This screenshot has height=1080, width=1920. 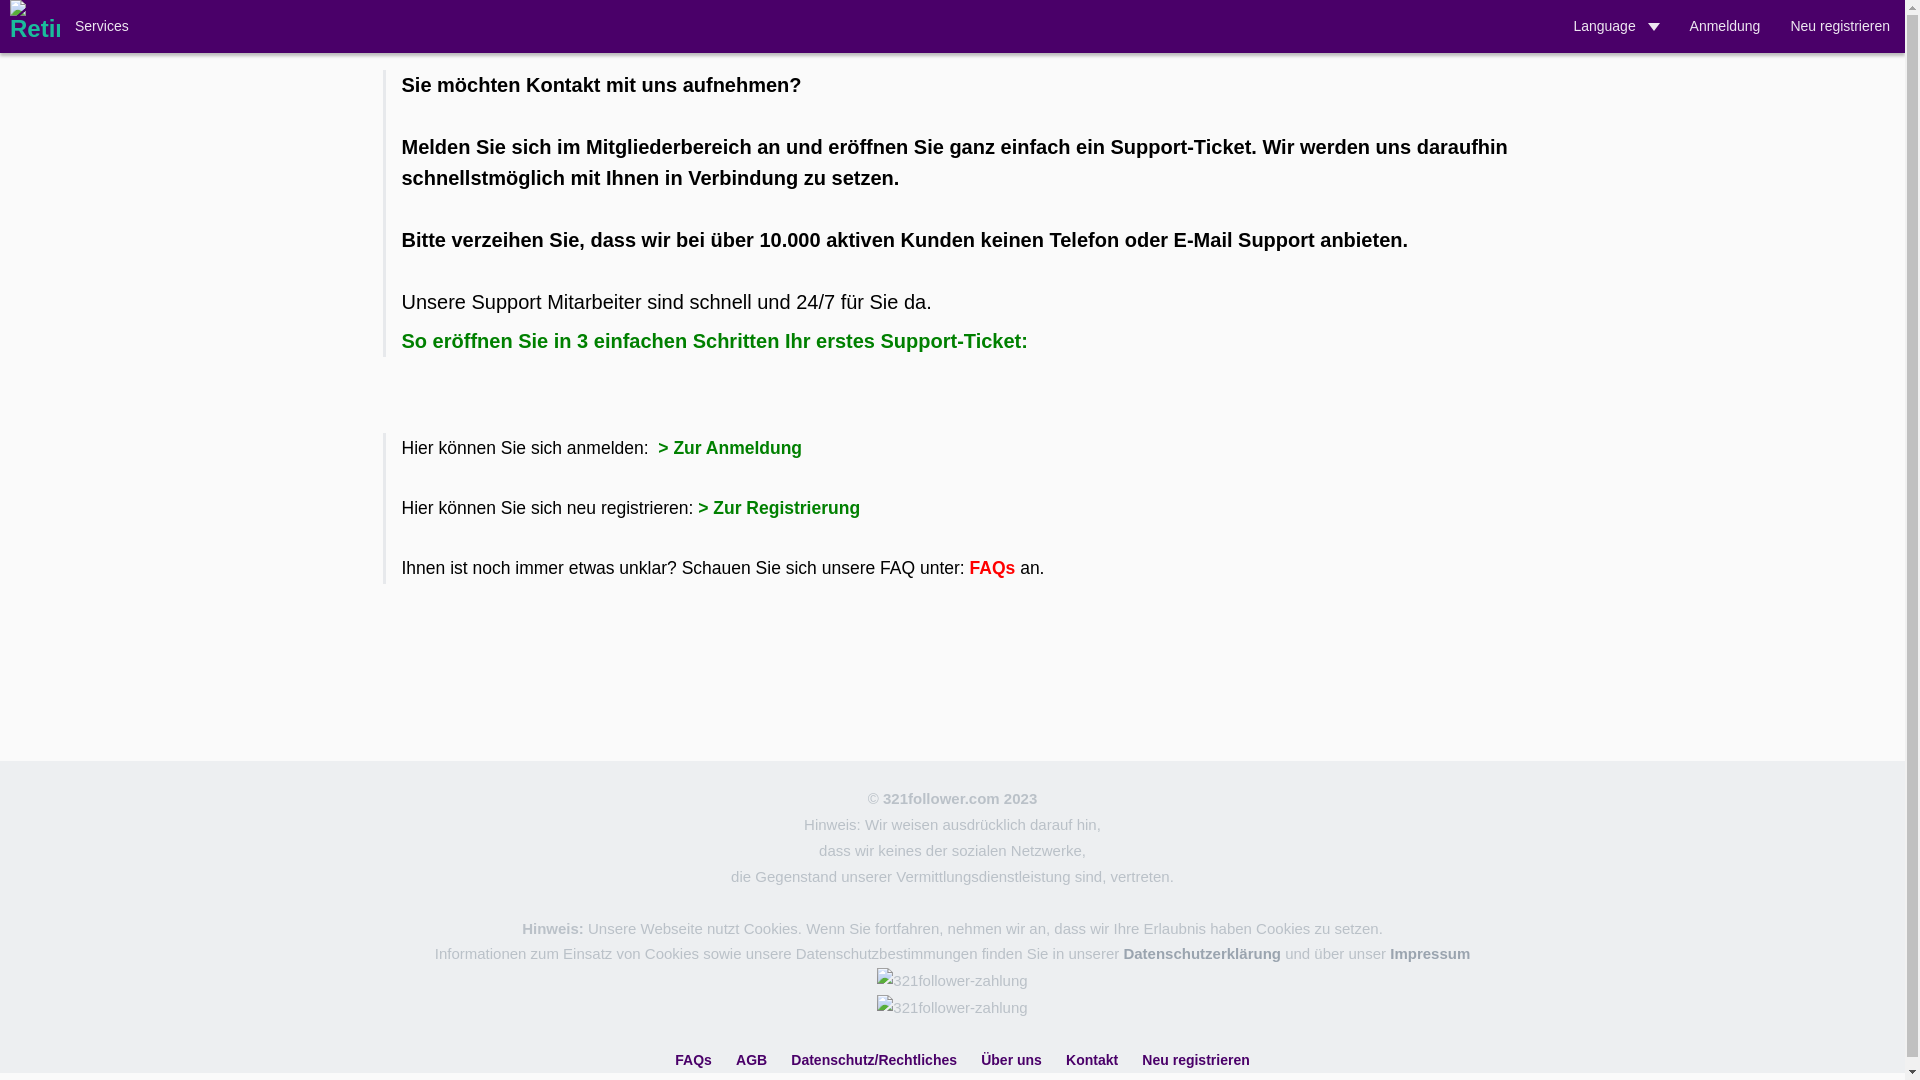 What do you see at coordinates (1195, 1059) in the screenshot?
I see `'Neu registrieren'` at bounding box center [1195, 1059].